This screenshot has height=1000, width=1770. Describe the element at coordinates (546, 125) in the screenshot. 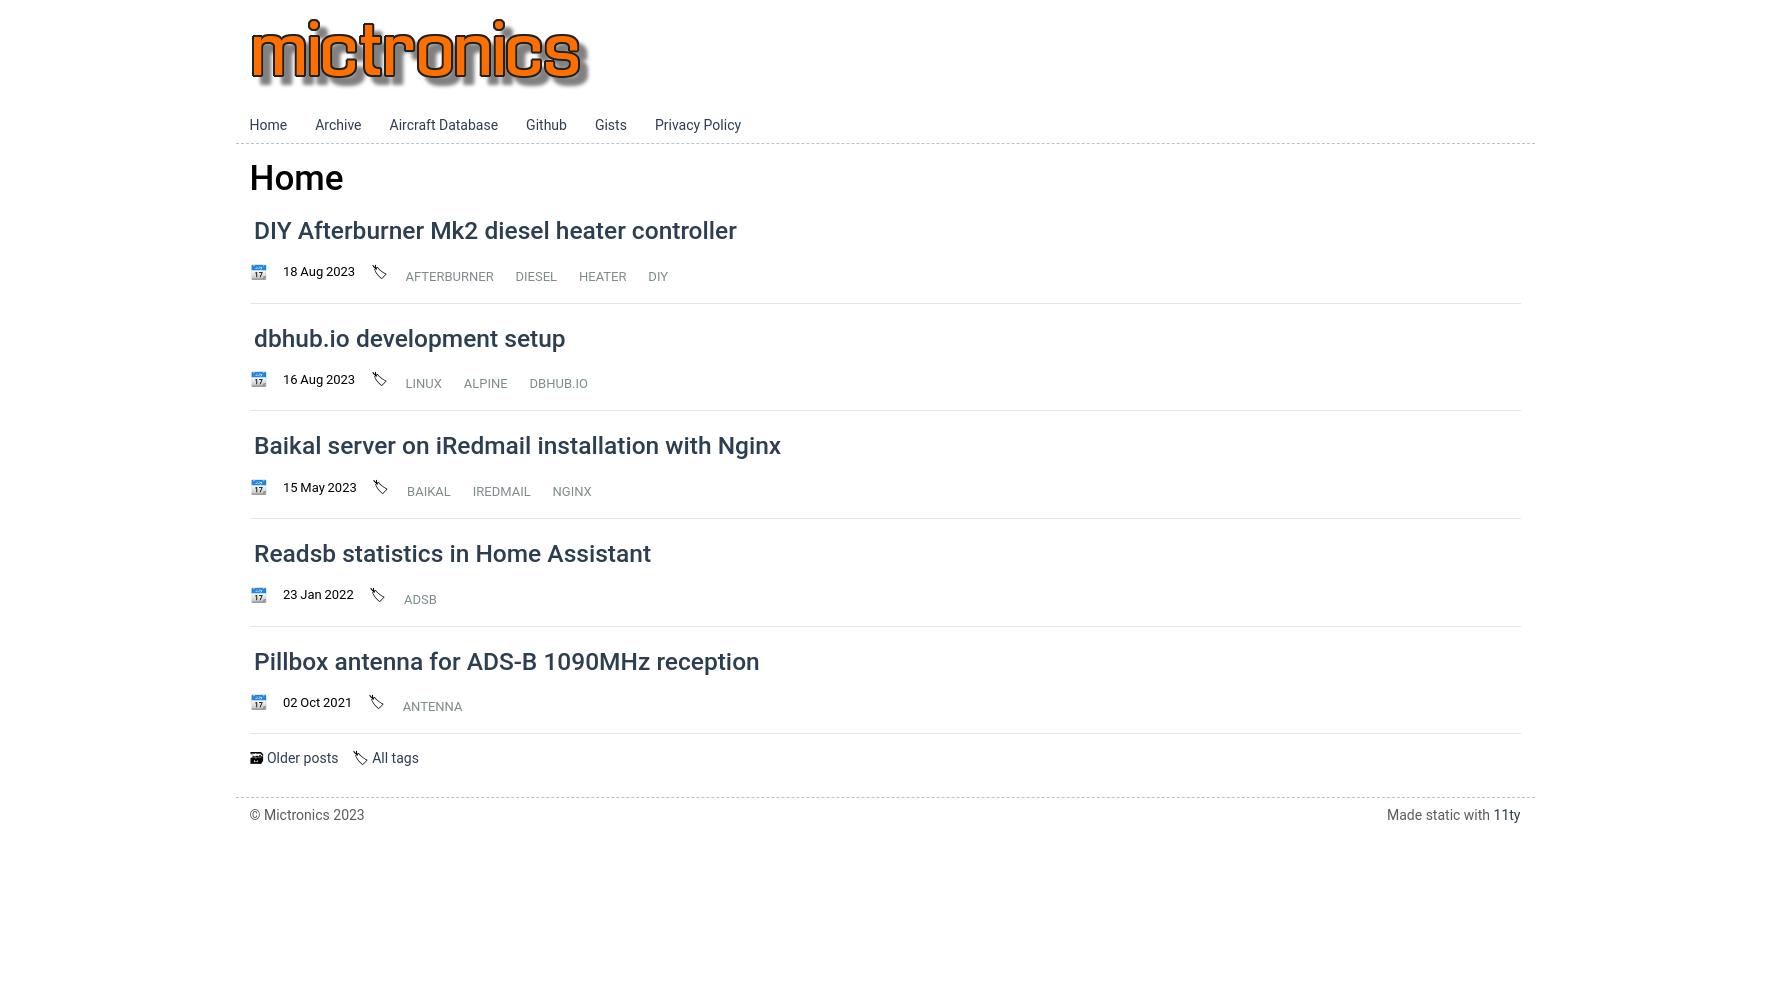

I see `'Github'` at that location.